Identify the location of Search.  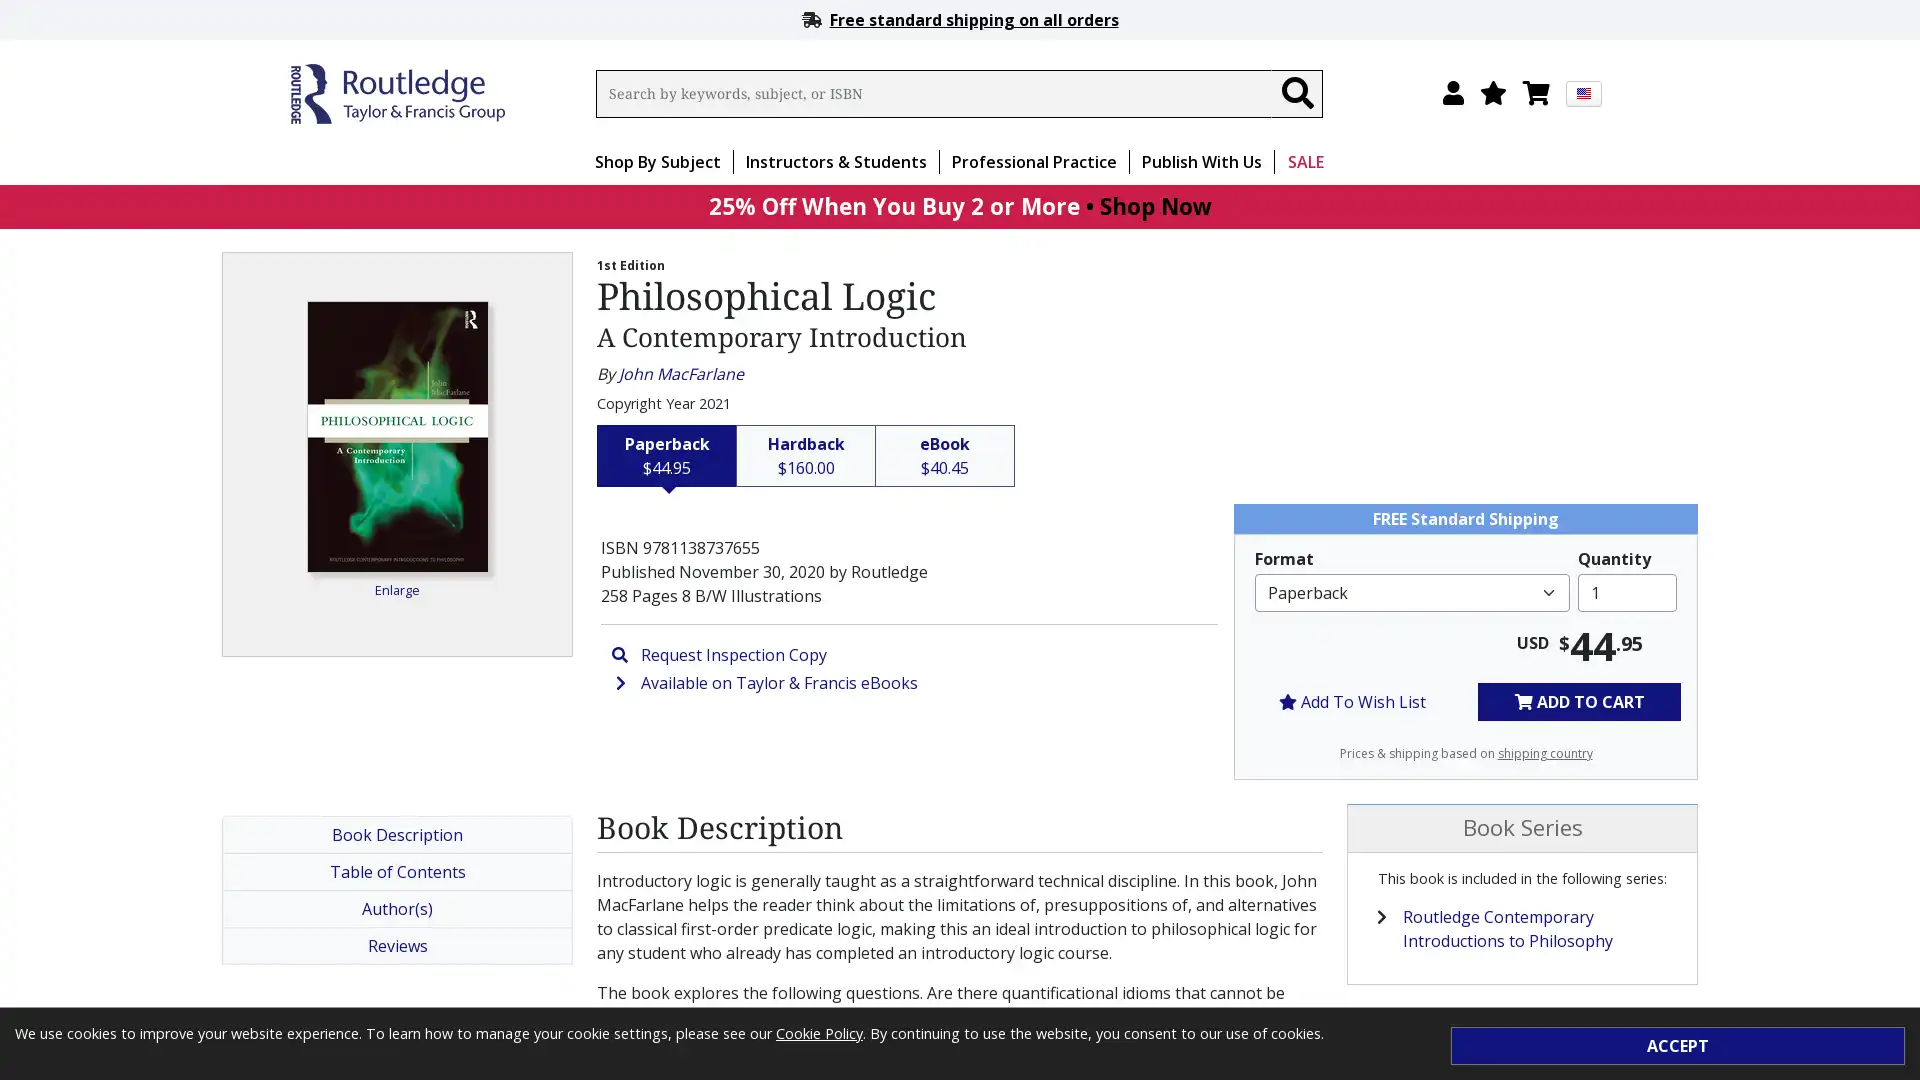
(1296, 93).